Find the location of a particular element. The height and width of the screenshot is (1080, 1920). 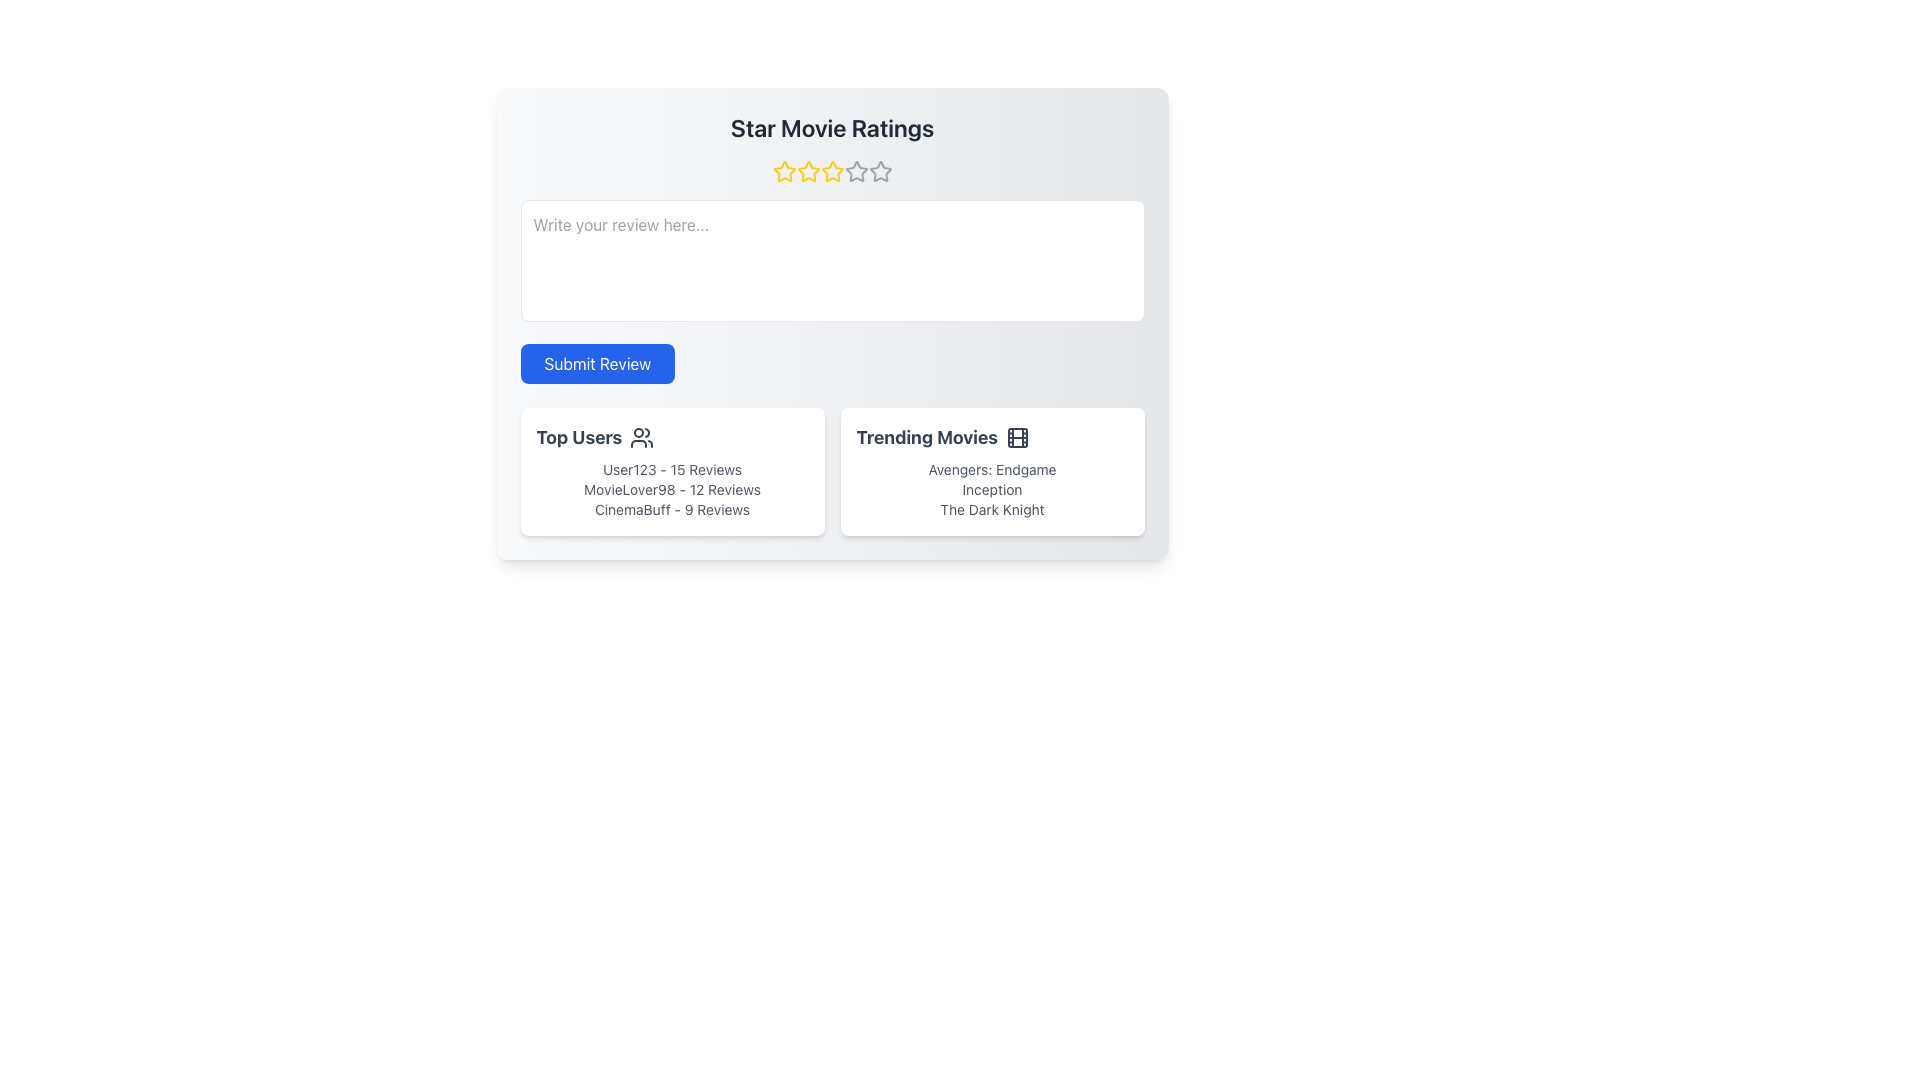

the second yellow star in the rating feature is located at coordinates (808, 170).